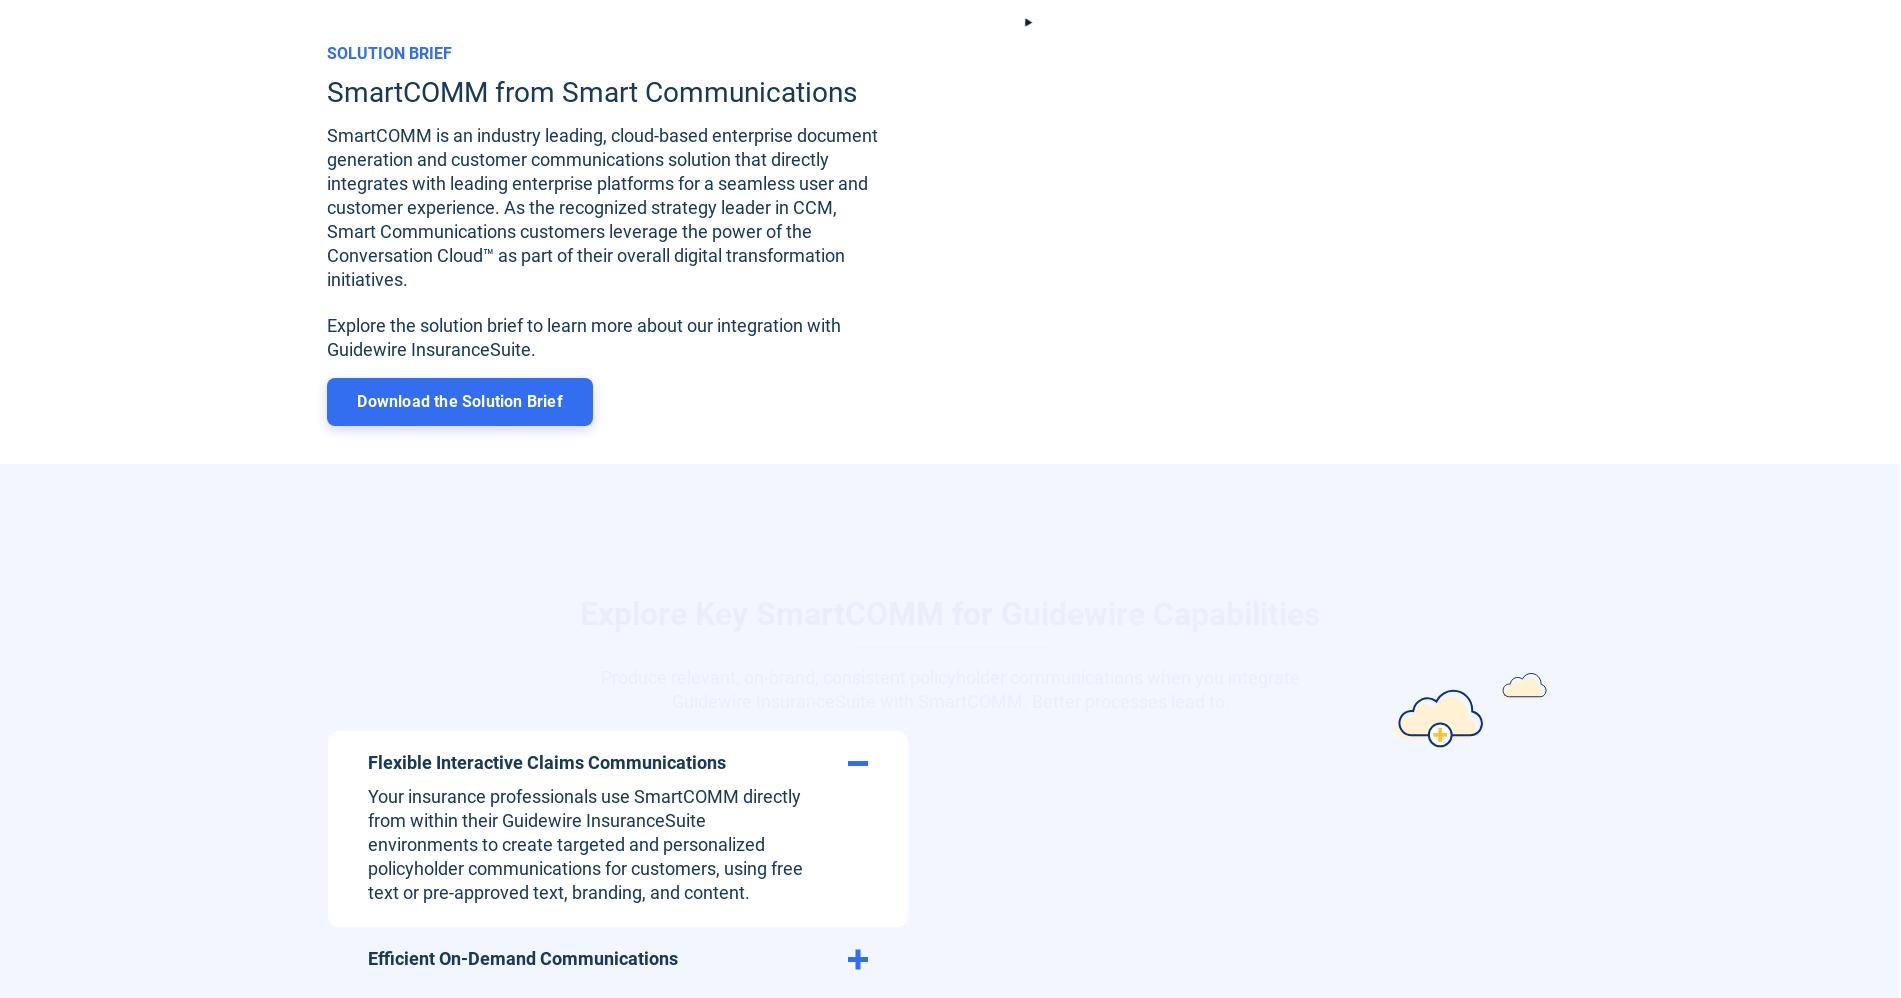 This screenshot has width=1901, height=998. What do you see at coordinates (601, 206) in the screenshot?
I see `'SmartCOMM is an industry leading, cloud-based enterprise document generation and customer communications solution that directly integrates with leading enterprise platforms for a seamless user and customer experience. As the recognized strategy leader in CCM, Smart Communications customers leverage the power of the Conversation Cloud™ as part of their overall digital transformation initiatives.'` at bounding box center [601, 206].